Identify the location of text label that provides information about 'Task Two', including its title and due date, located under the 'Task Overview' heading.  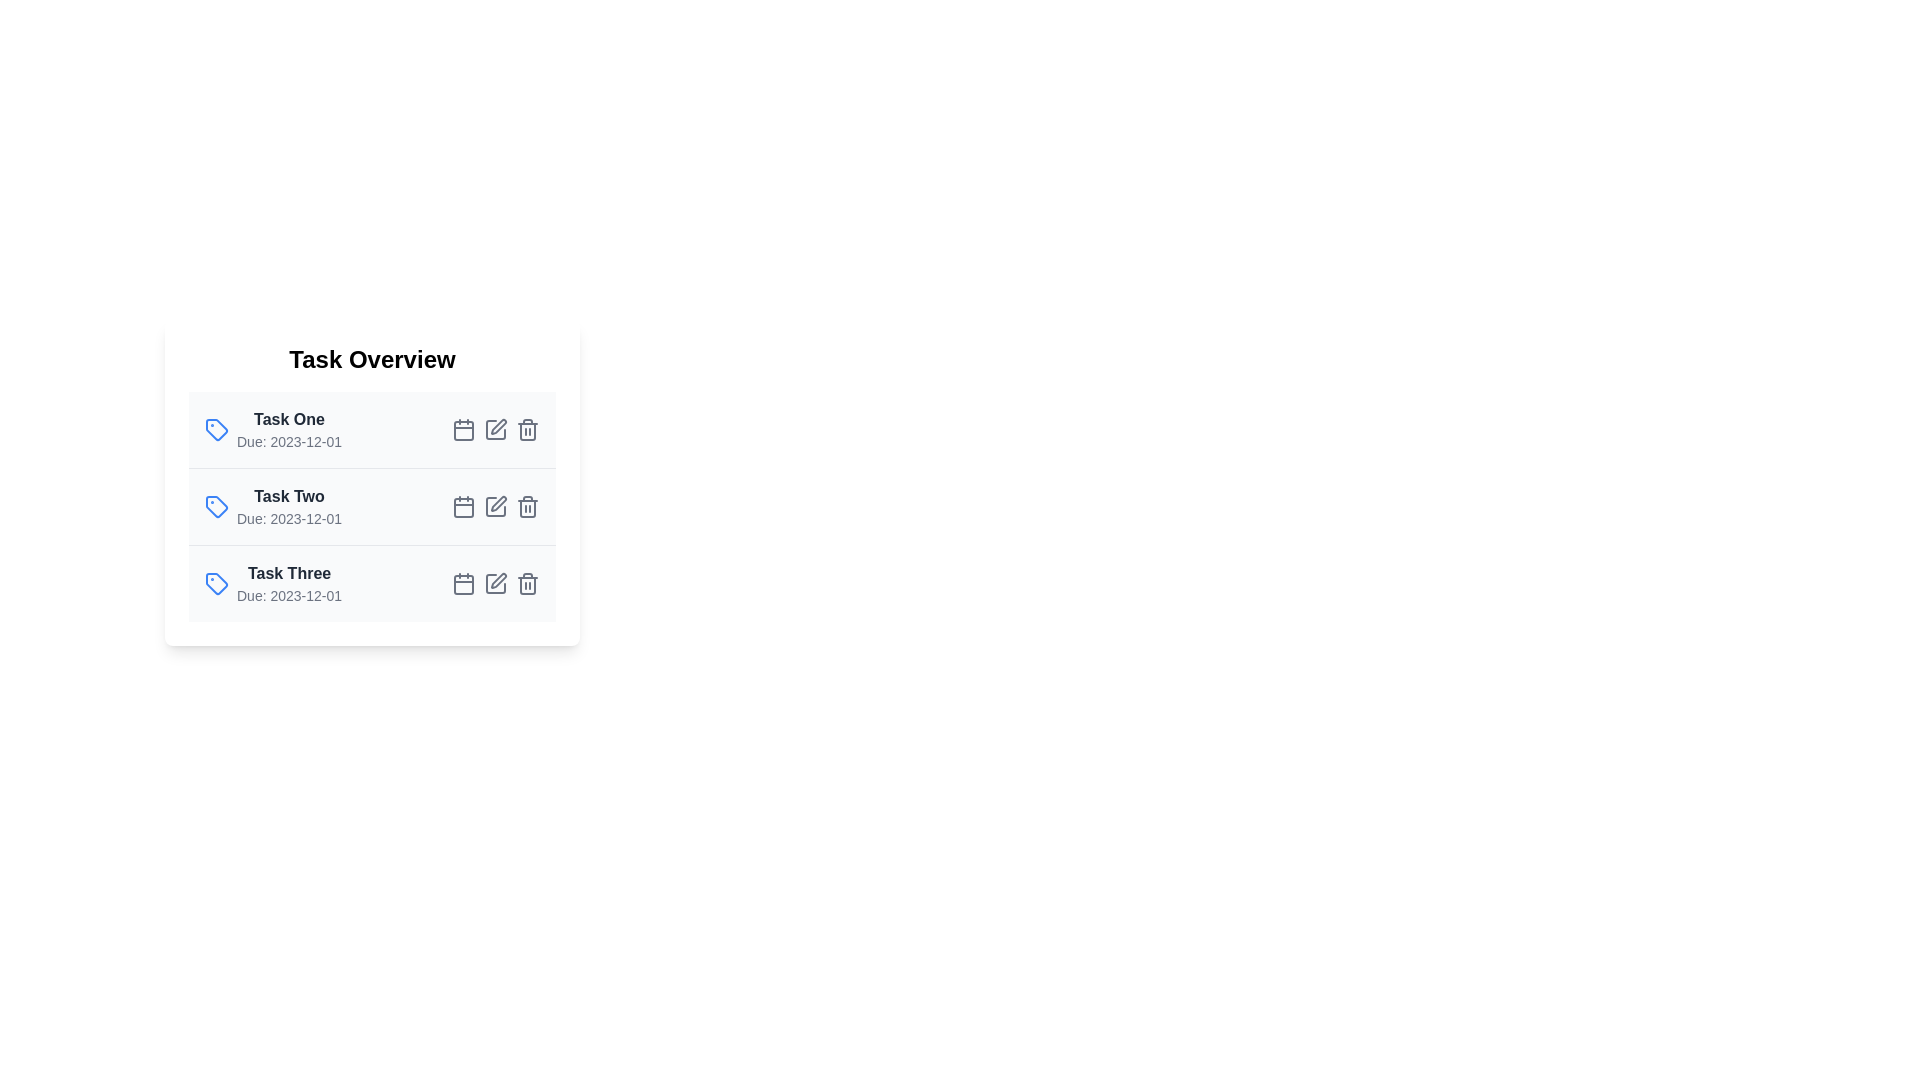
(288, 505).